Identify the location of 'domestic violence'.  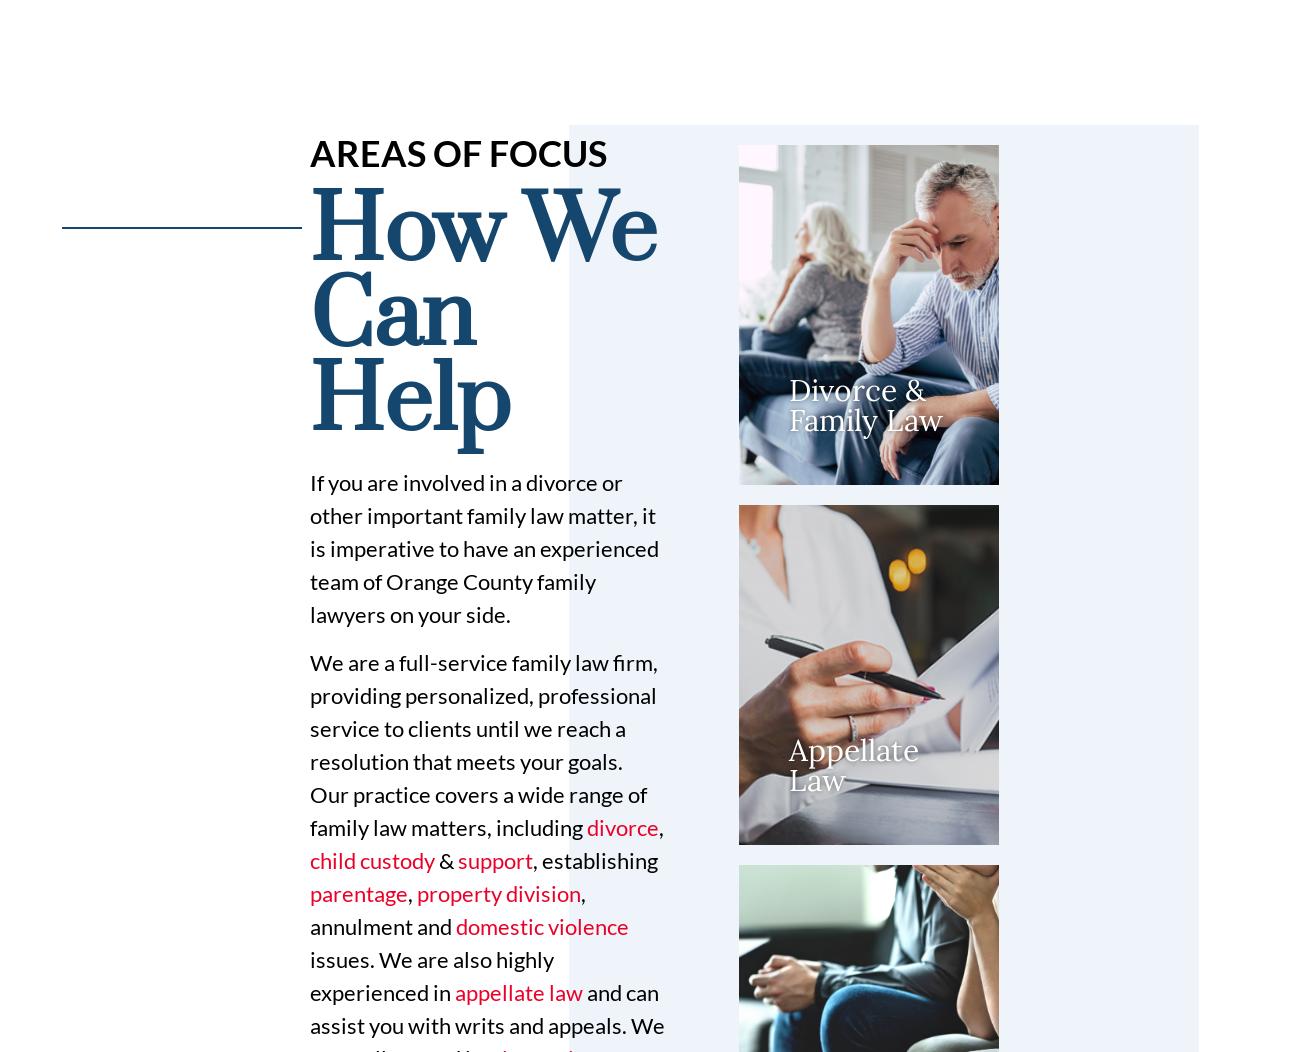
(541, 924).